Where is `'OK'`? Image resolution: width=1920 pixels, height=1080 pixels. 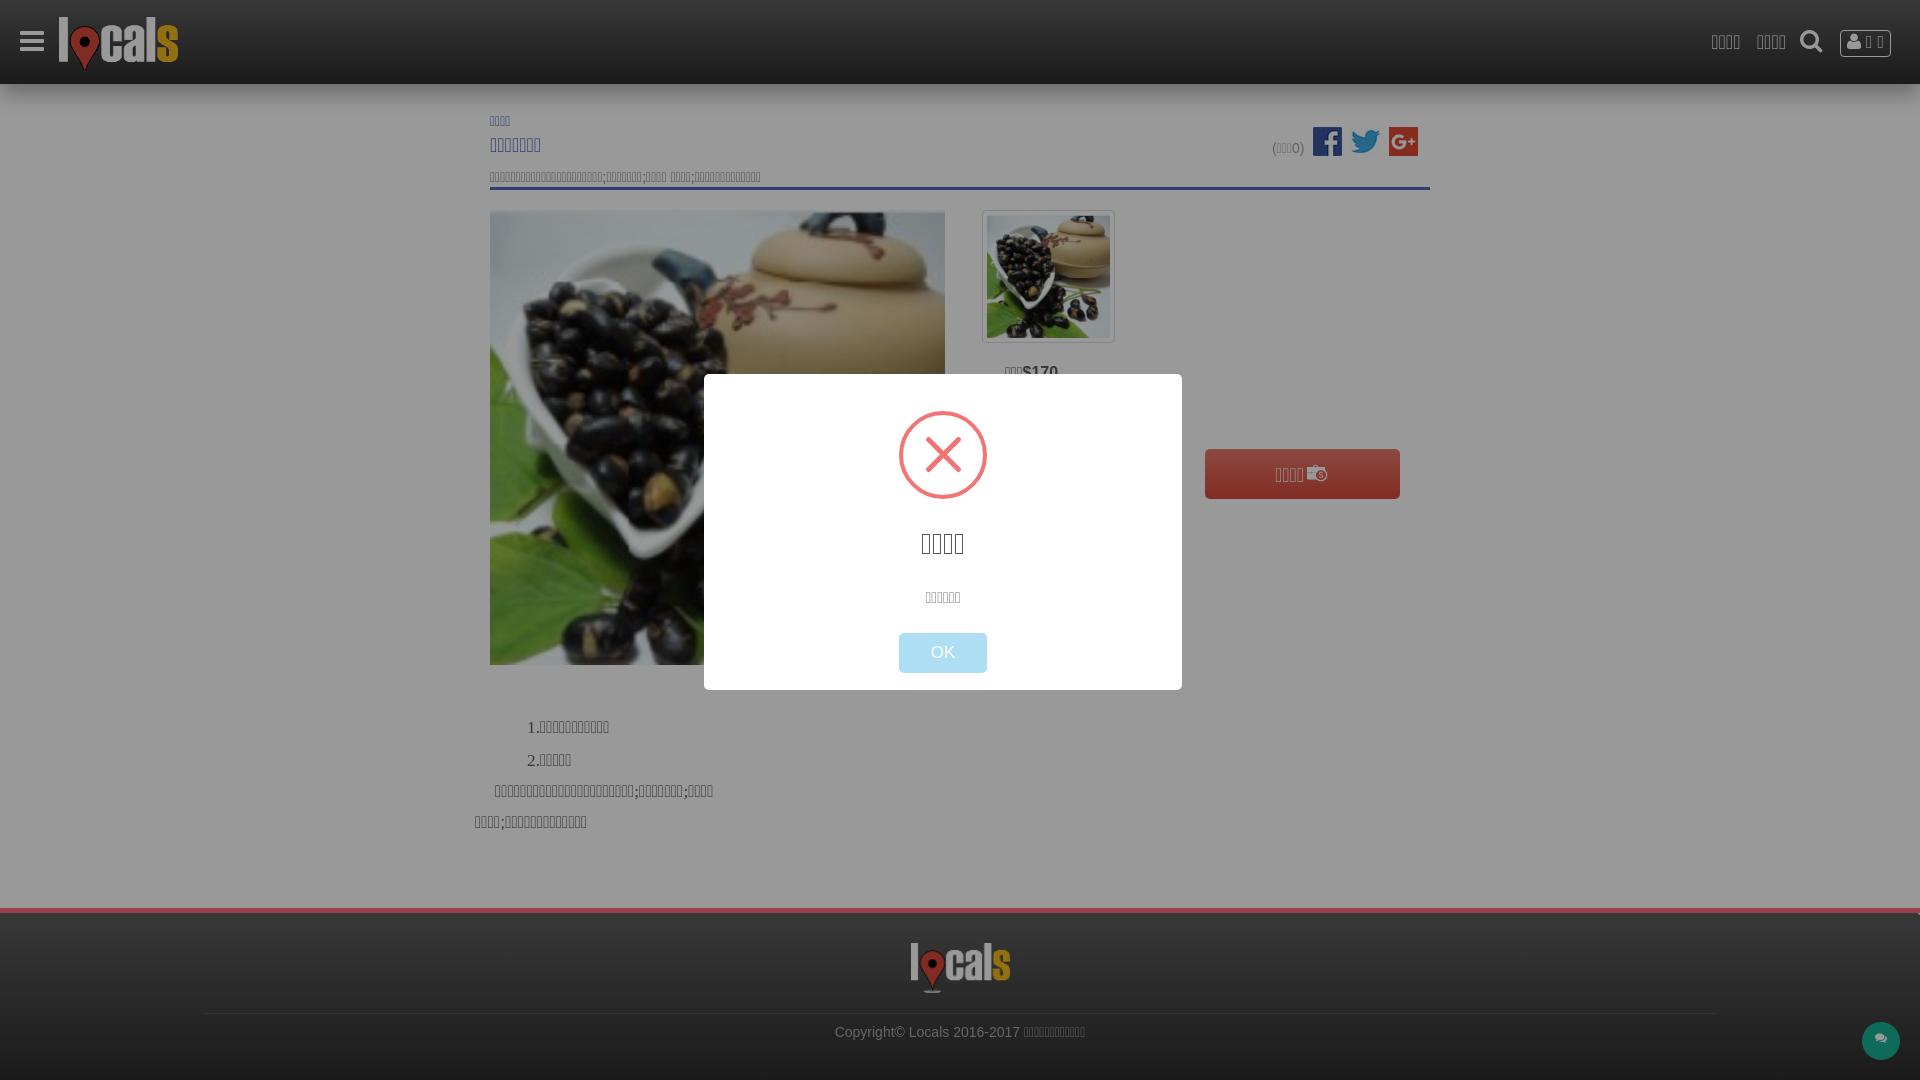
'OK' is located at coordinates (942, 652).